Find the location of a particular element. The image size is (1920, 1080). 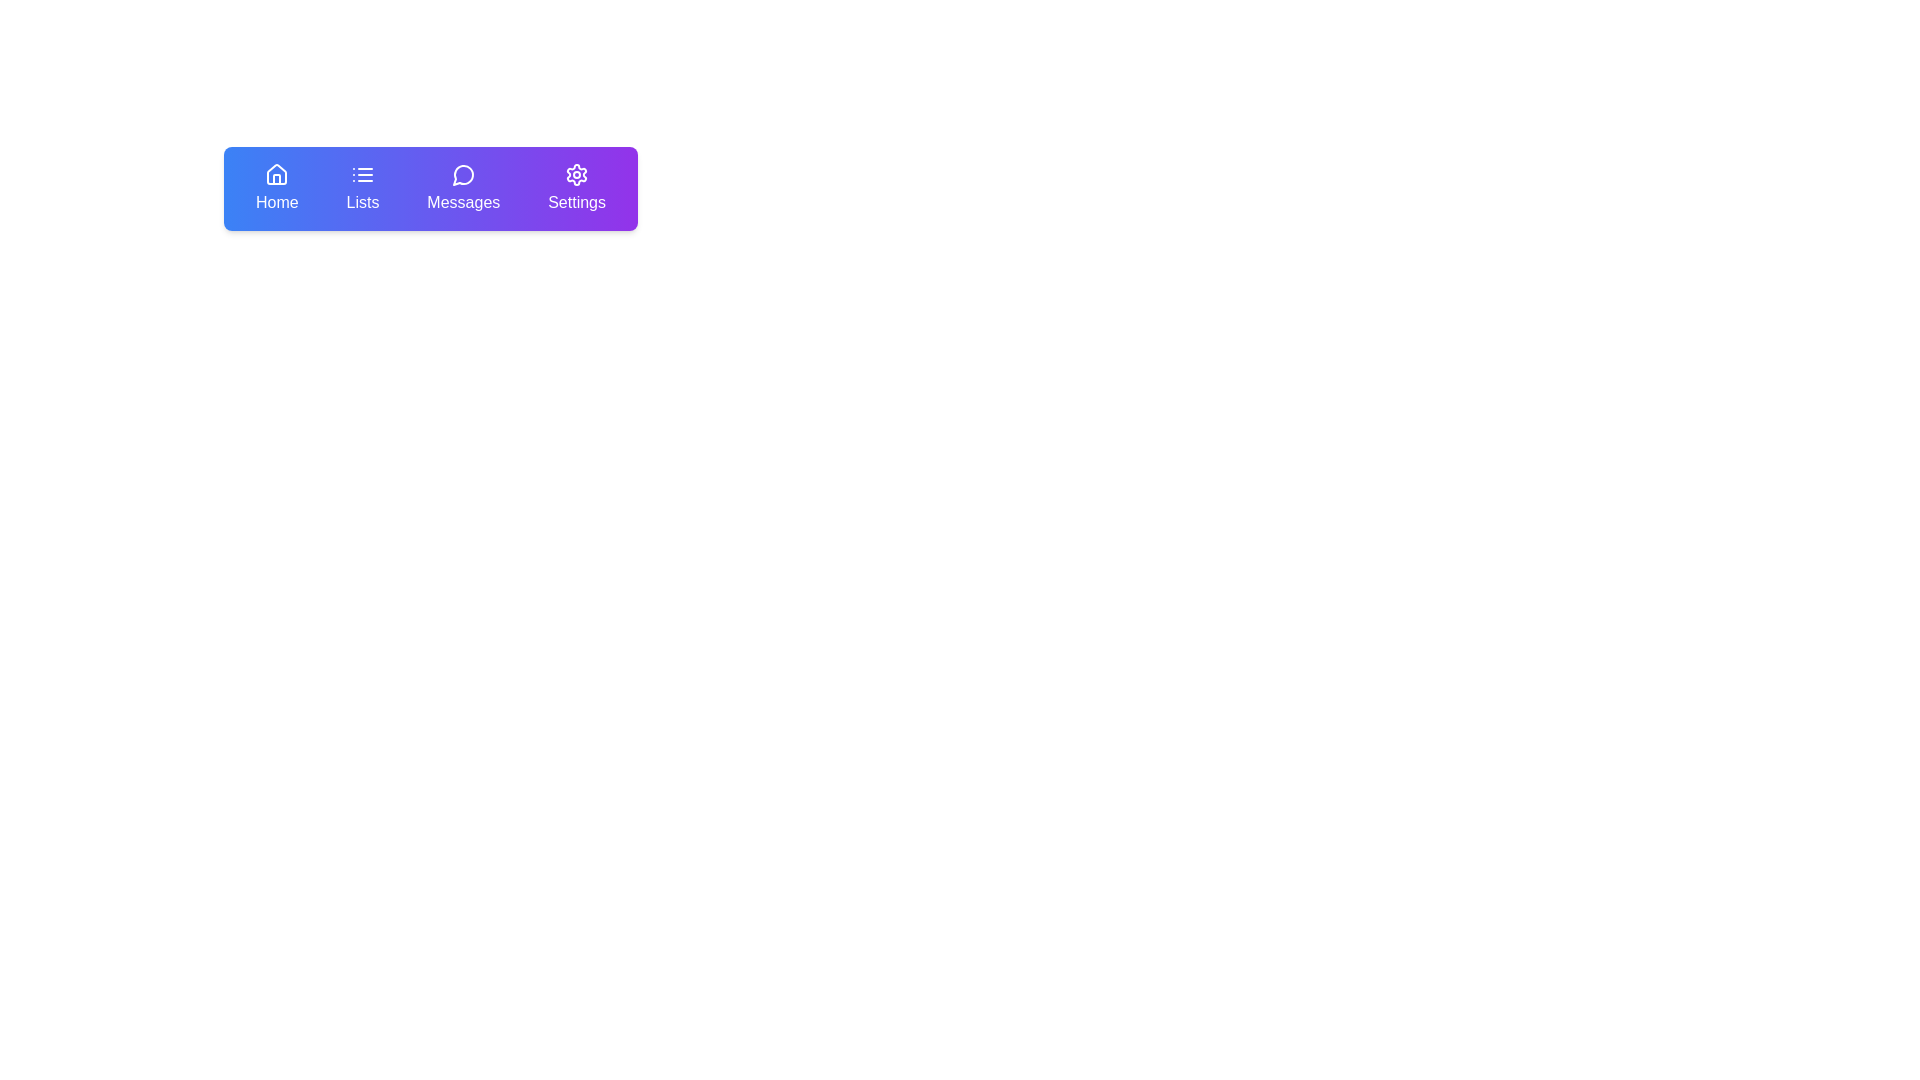

the 'Lists' button, which features a vertically stacked icon of three horizontal lines above a dot and the text 'Lists' in white on a gradient background from blue to purple is located at coordinates (363, 189).